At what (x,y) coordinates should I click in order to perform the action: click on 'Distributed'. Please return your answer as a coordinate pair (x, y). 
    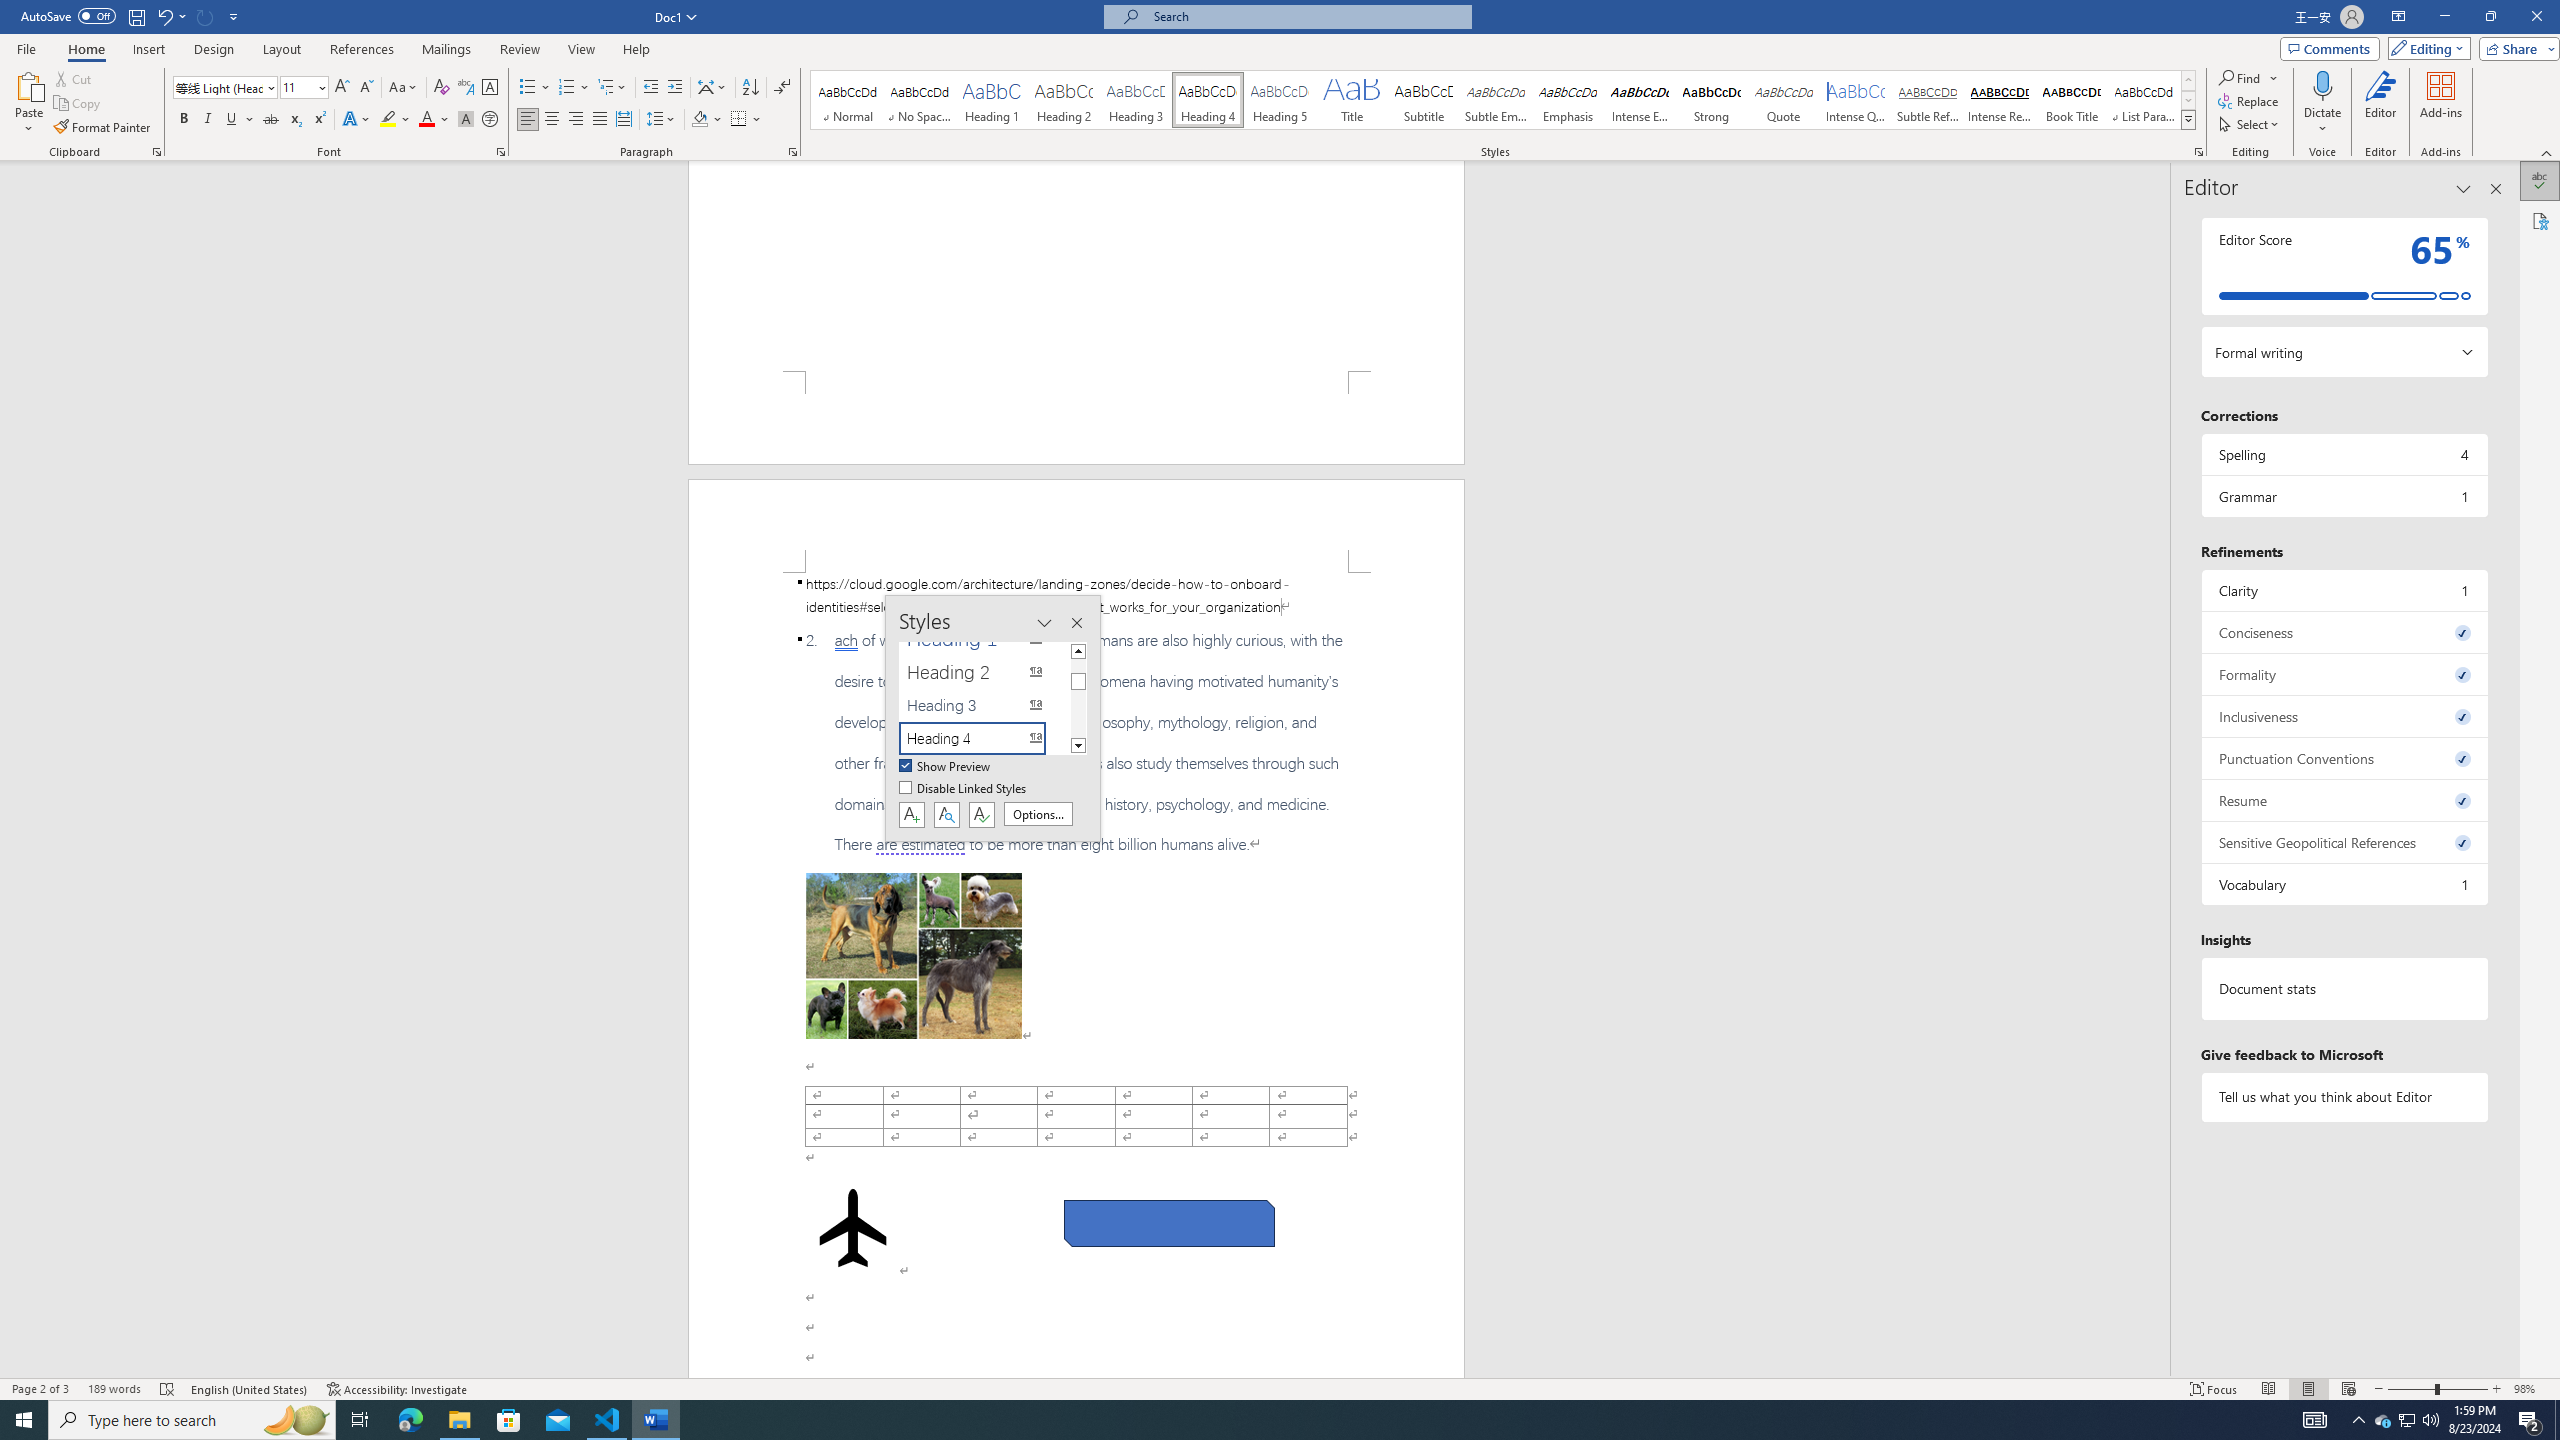
    Looking at the image, I should click on (623, 118).